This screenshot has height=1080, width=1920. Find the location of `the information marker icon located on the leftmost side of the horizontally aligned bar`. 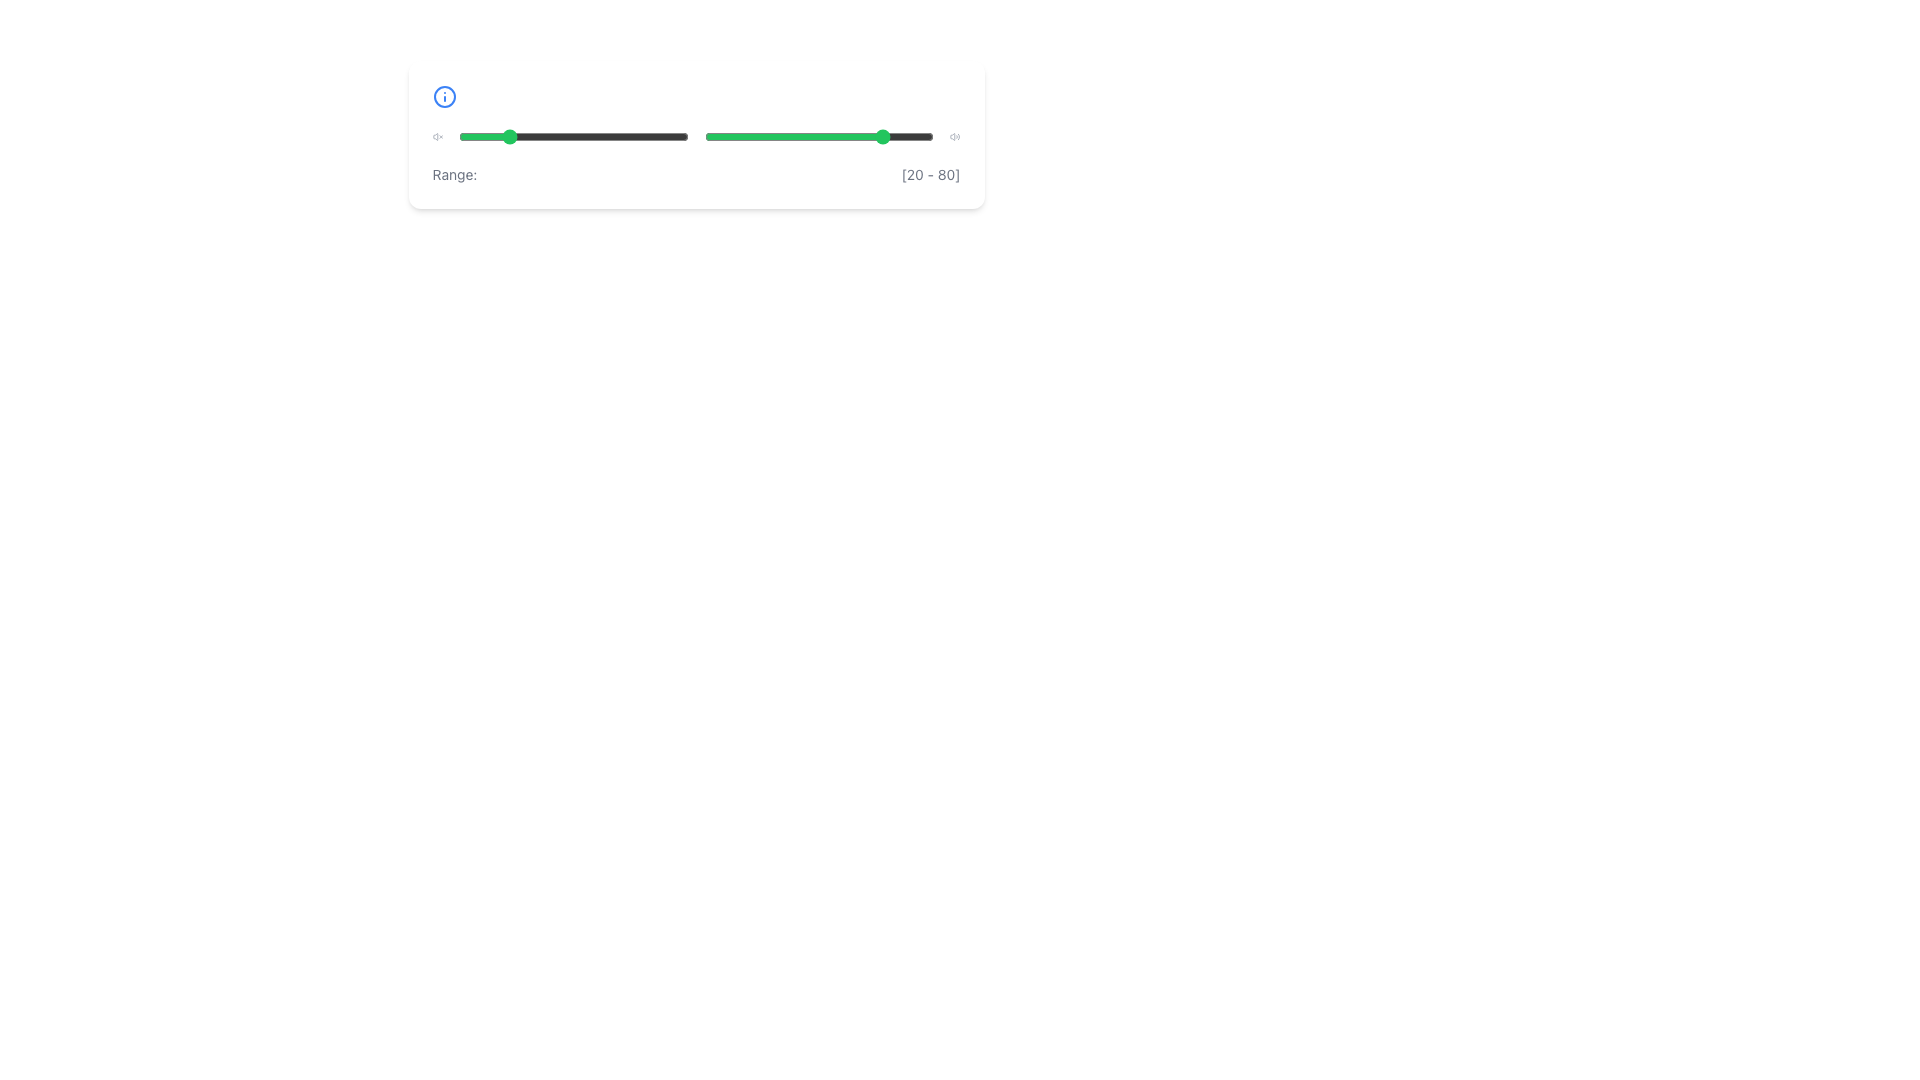

the information marker icon located on the leftmost side of the horizontally aligned bar is located at coordinates (443, 96).